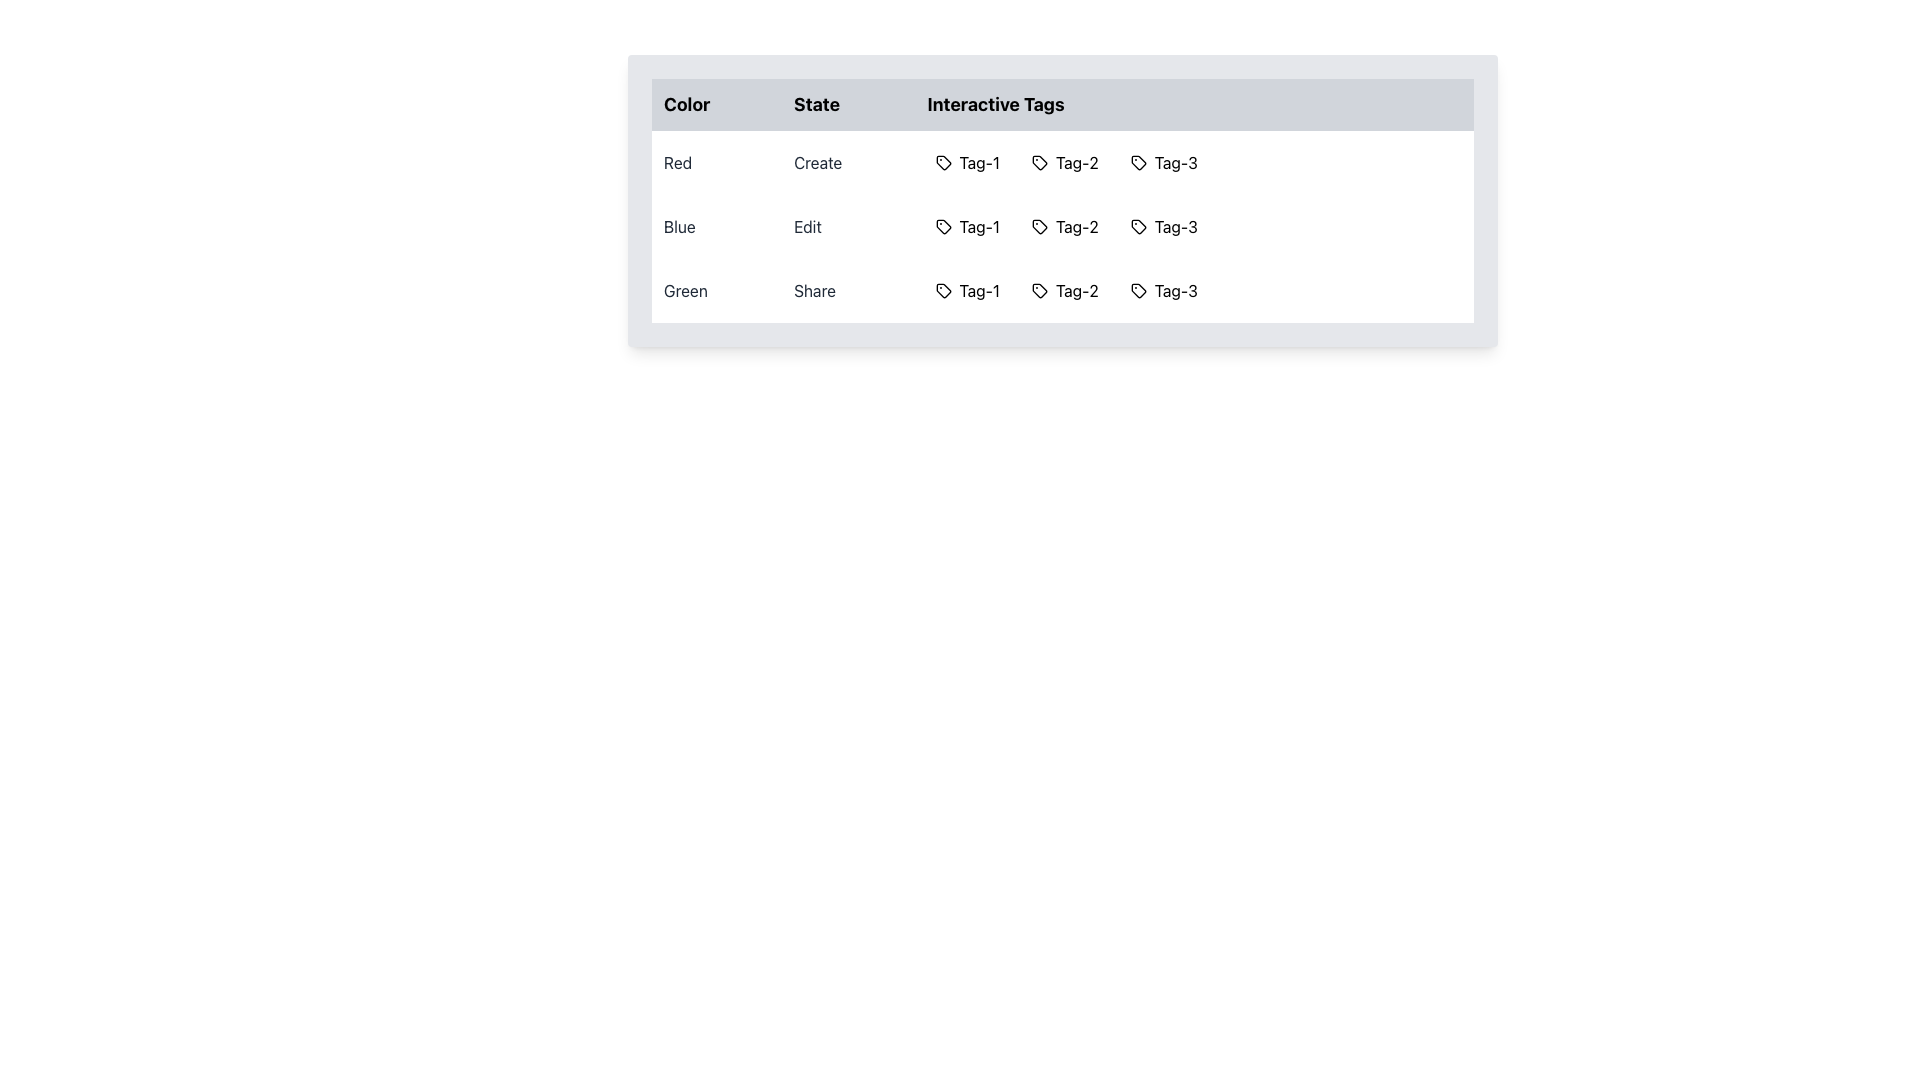 Image resolution: width=1920 pixels, height=1080 pixels. Describe the element at coordinates (942, 290) in the screenshot. I see `the green tag icon located` at that location.